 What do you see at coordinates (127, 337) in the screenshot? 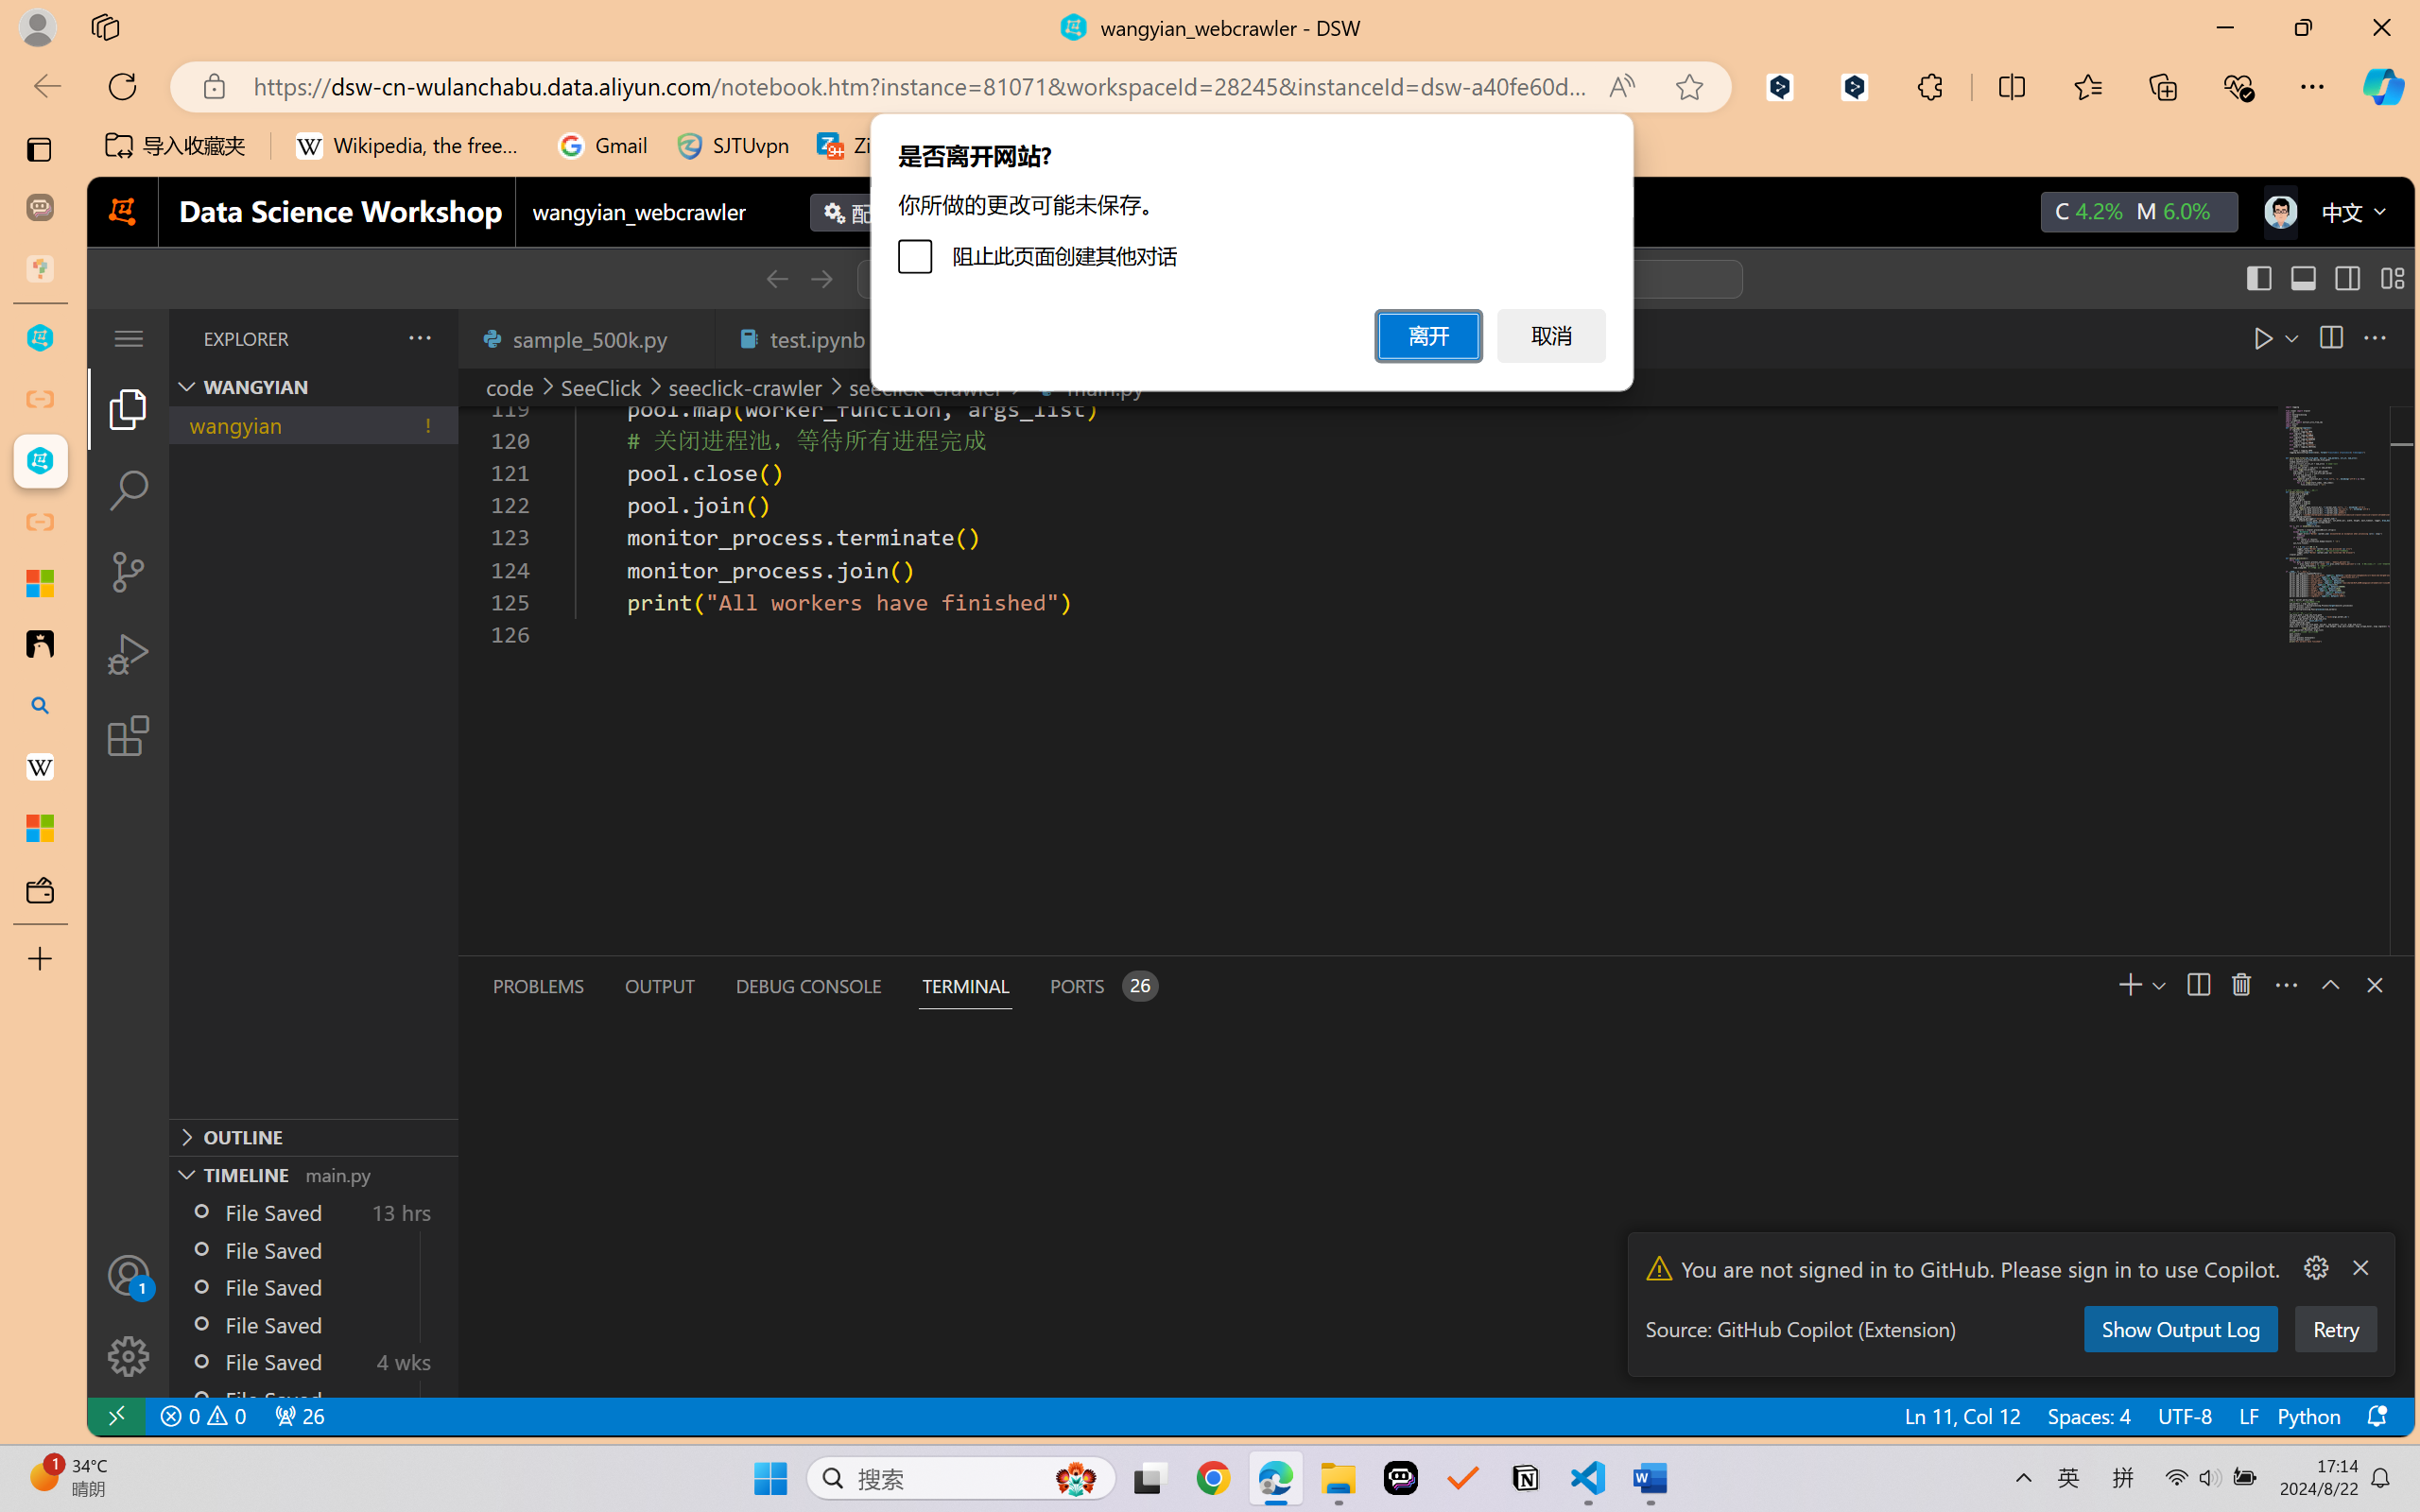
I see `'Class: menubar compact overflow-menu-only'` at bounding box center [127, 337].